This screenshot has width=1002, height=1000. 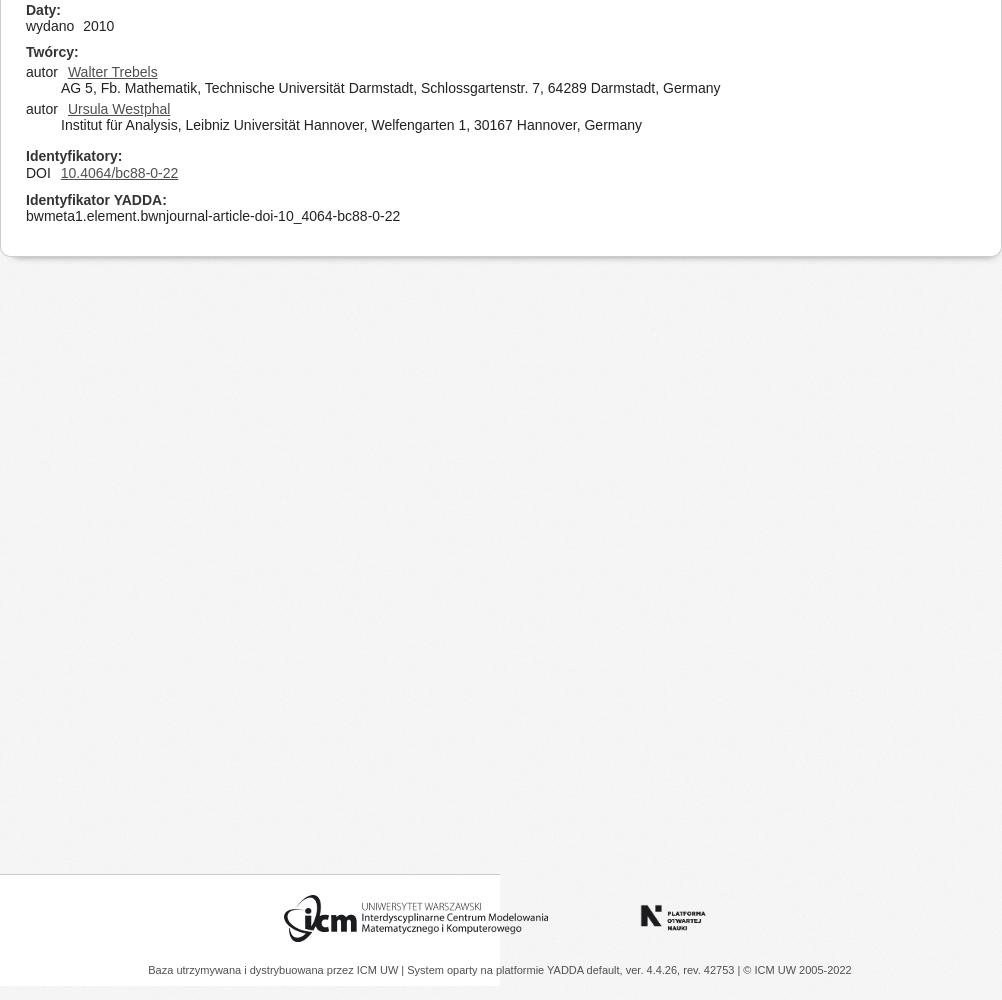 I want to click on 'Twórcy', so click(x=49, y=52).